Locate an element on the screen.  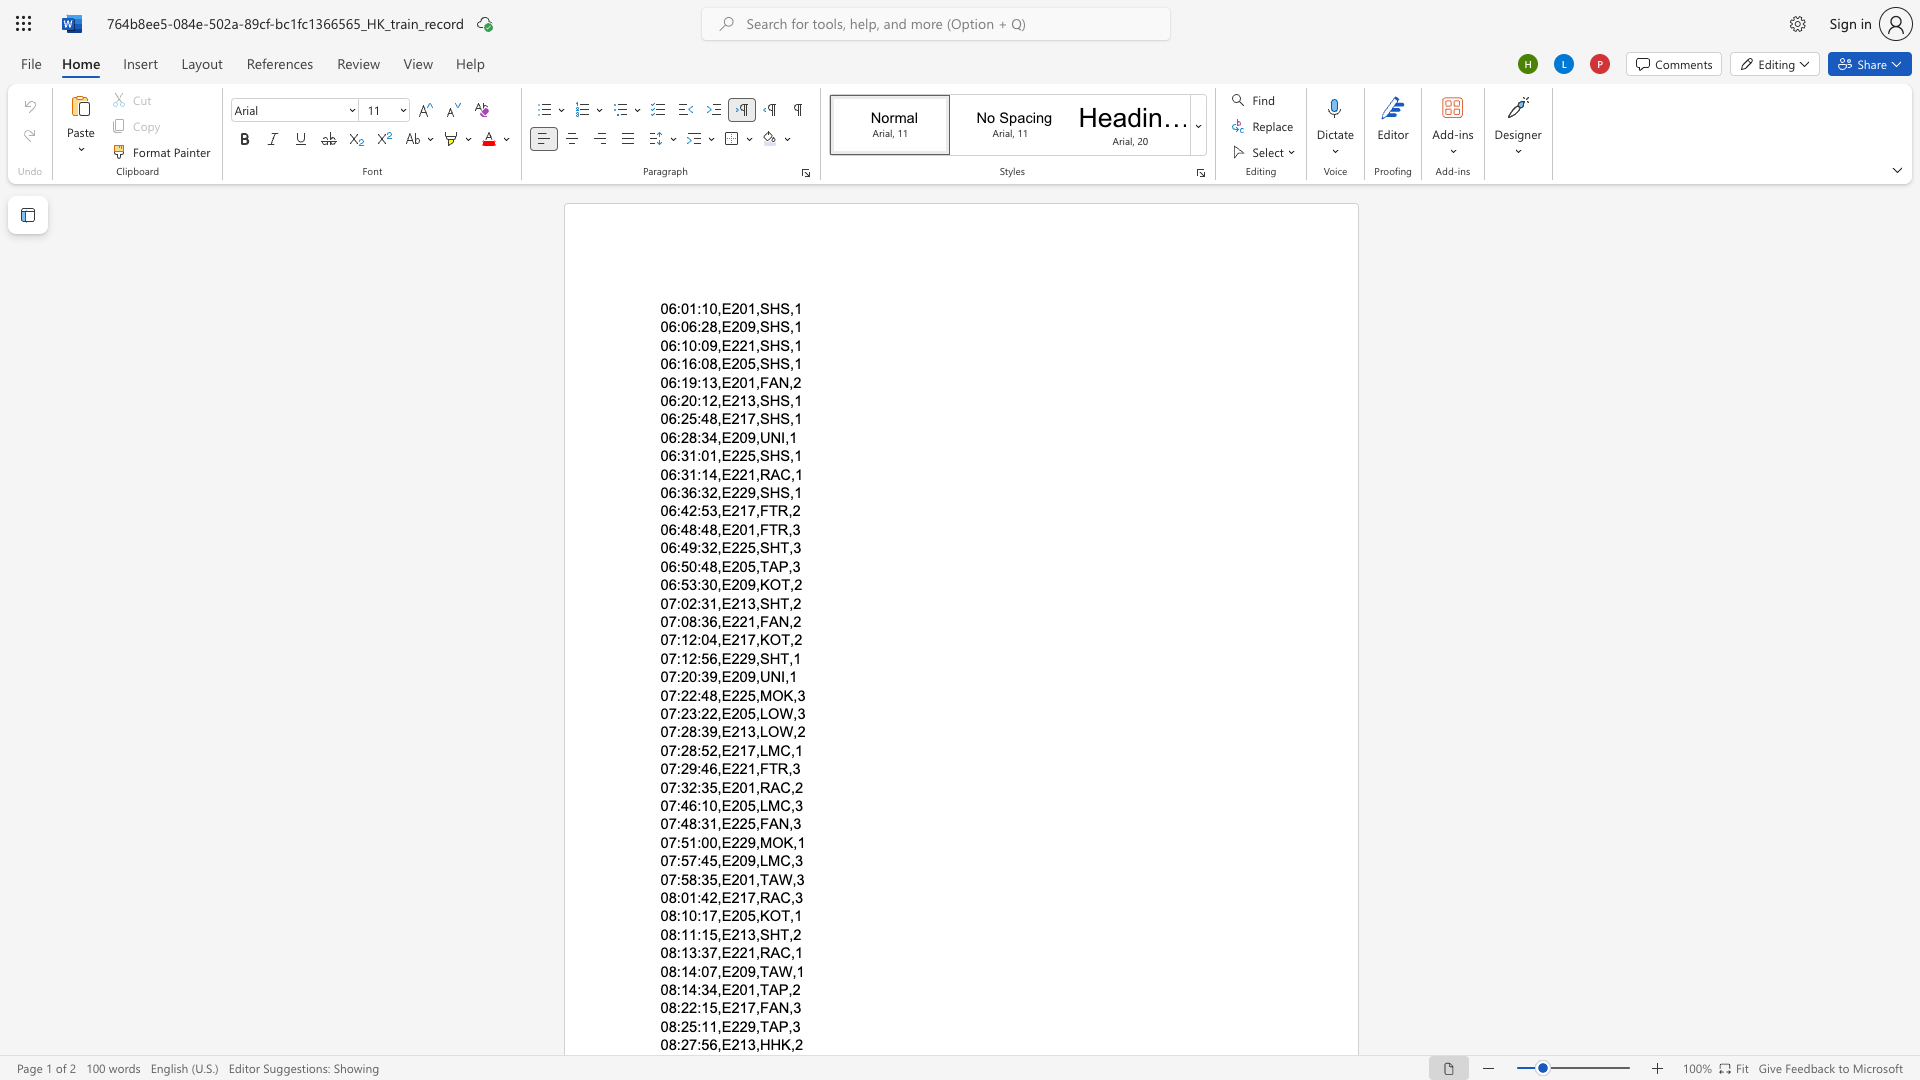
the subset text "209" within the text "06:53:30,E209,KOT,2" is located at coordinates (730, 585).